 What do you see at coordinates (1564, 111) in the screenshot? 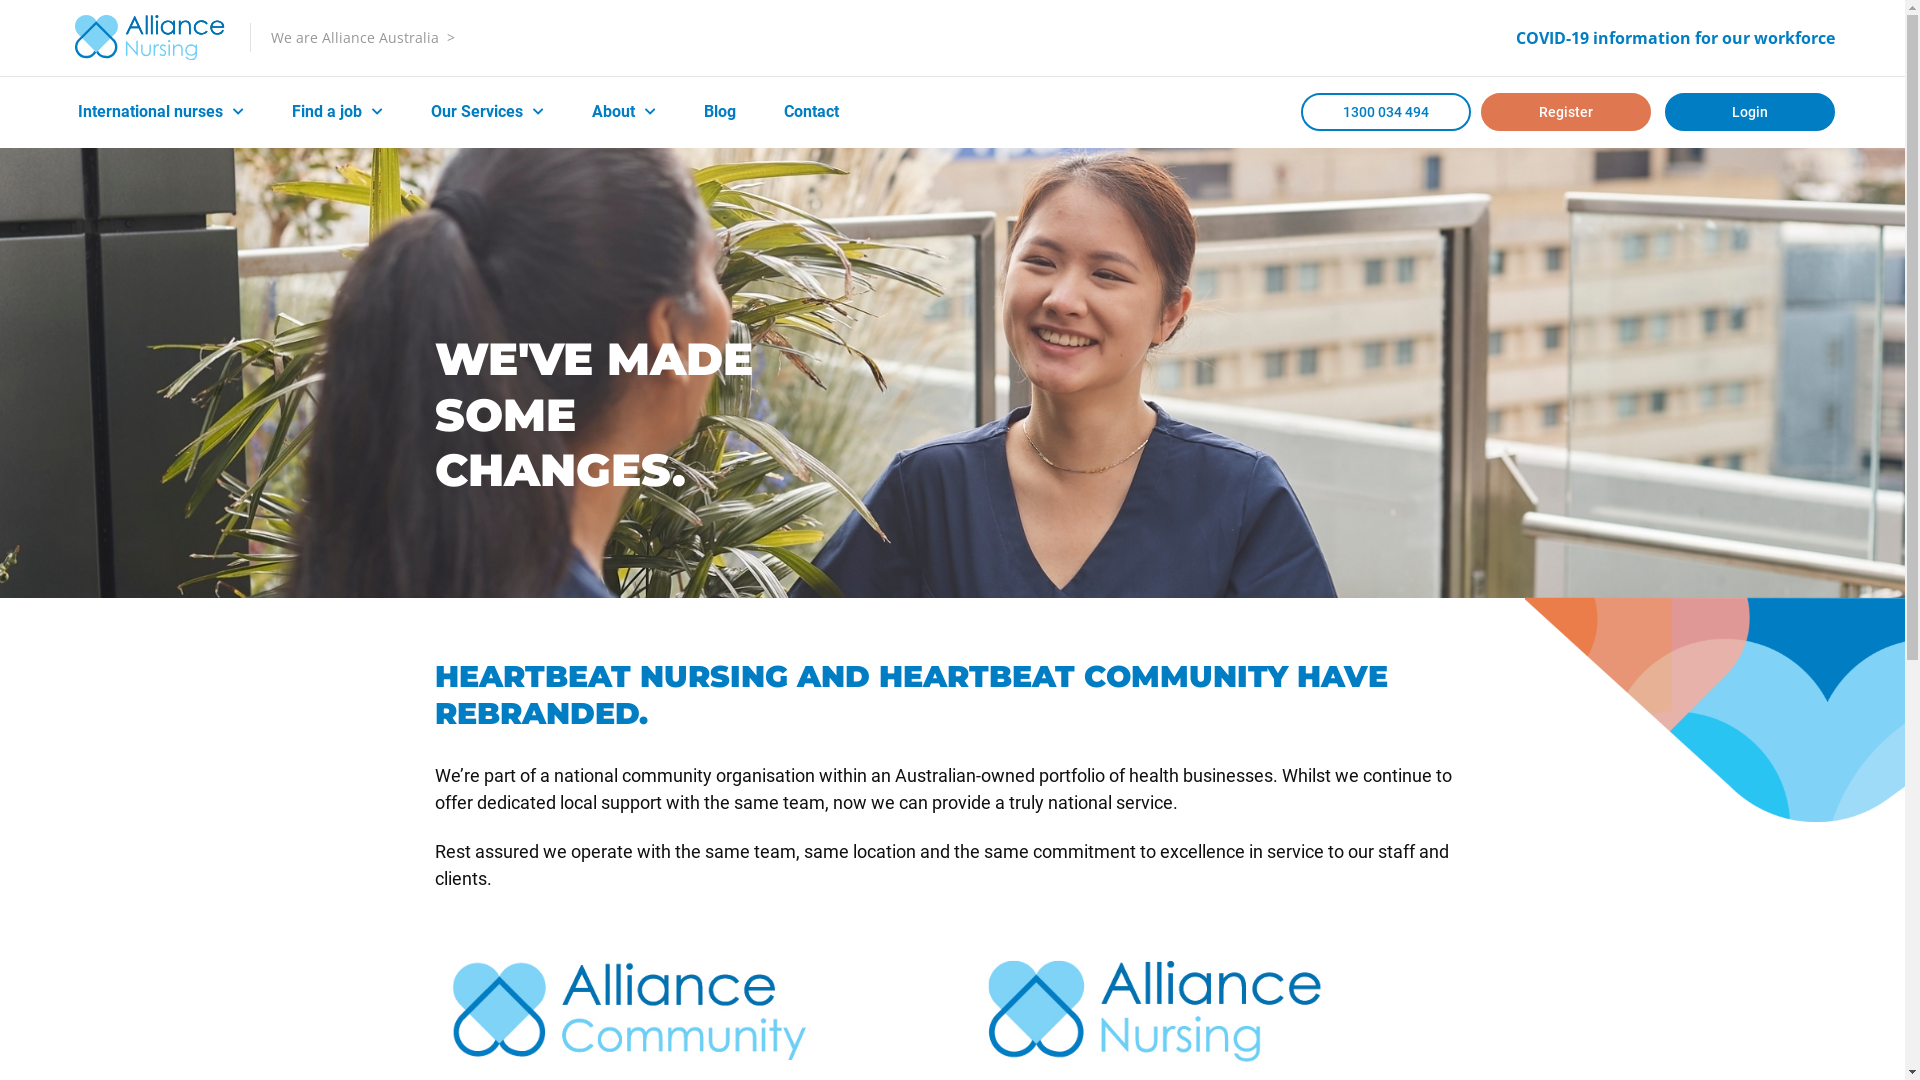
I see `'Register'` at bounding box center [1564, 111].